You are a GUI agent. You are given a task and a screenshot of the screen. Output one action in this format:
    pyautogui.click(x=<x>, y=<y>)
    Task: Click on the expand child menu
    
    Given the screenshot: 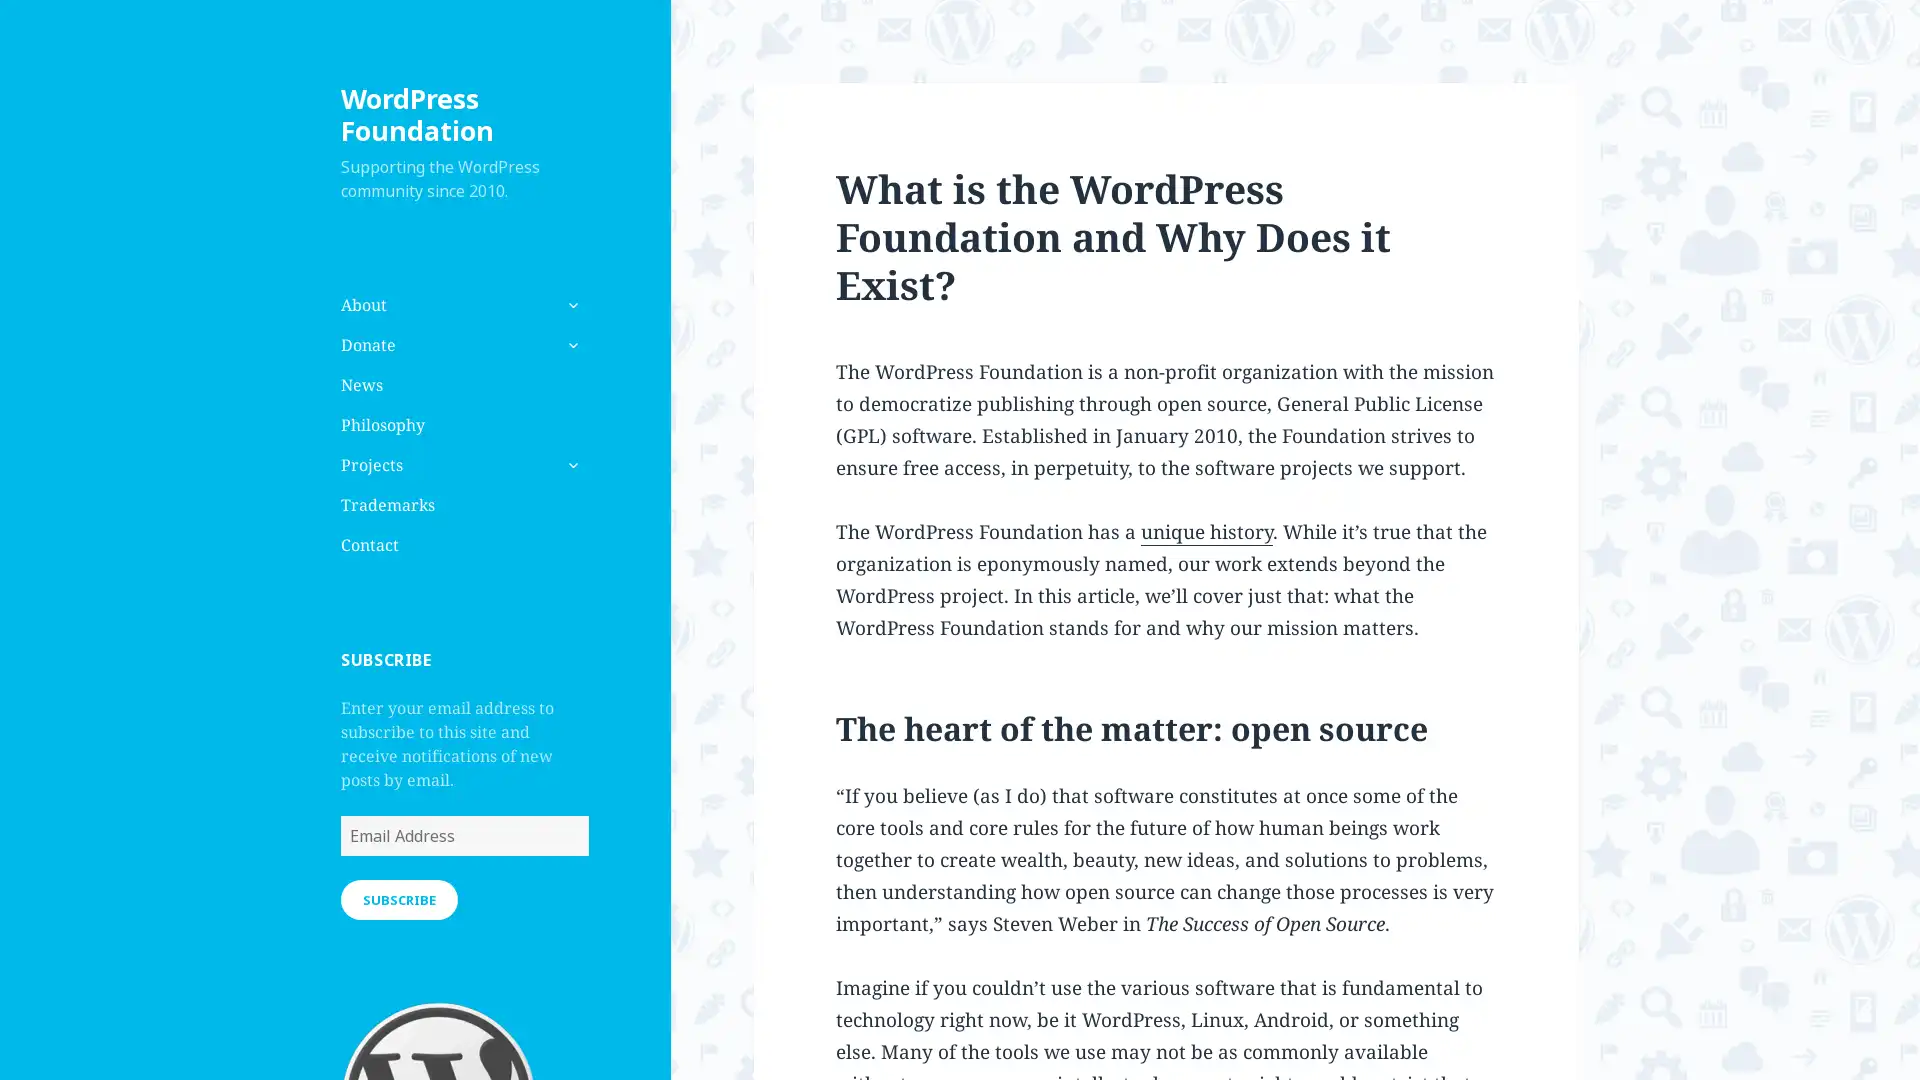 What is the action you would take?
    pyautogui.click(x=570, y=343)
    